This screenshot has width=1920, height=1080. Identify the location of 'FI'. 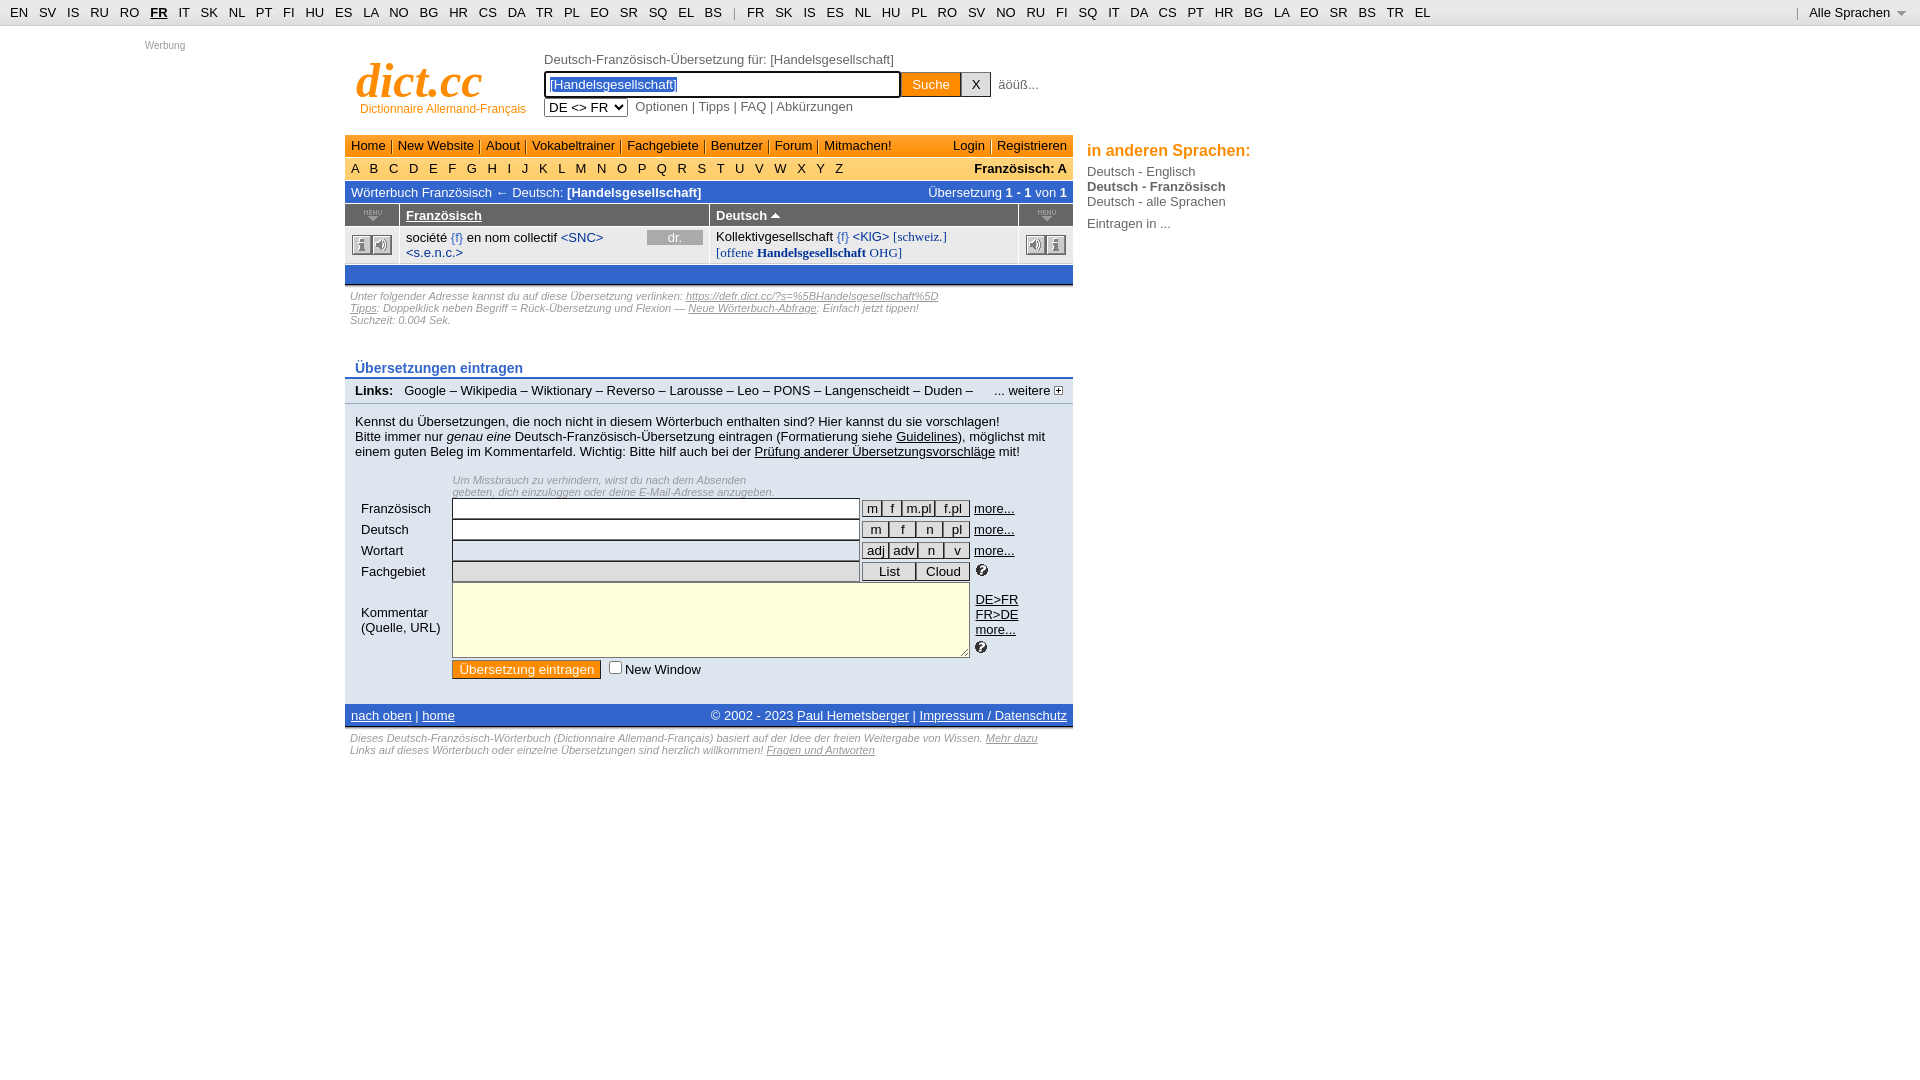
(1055, 12).